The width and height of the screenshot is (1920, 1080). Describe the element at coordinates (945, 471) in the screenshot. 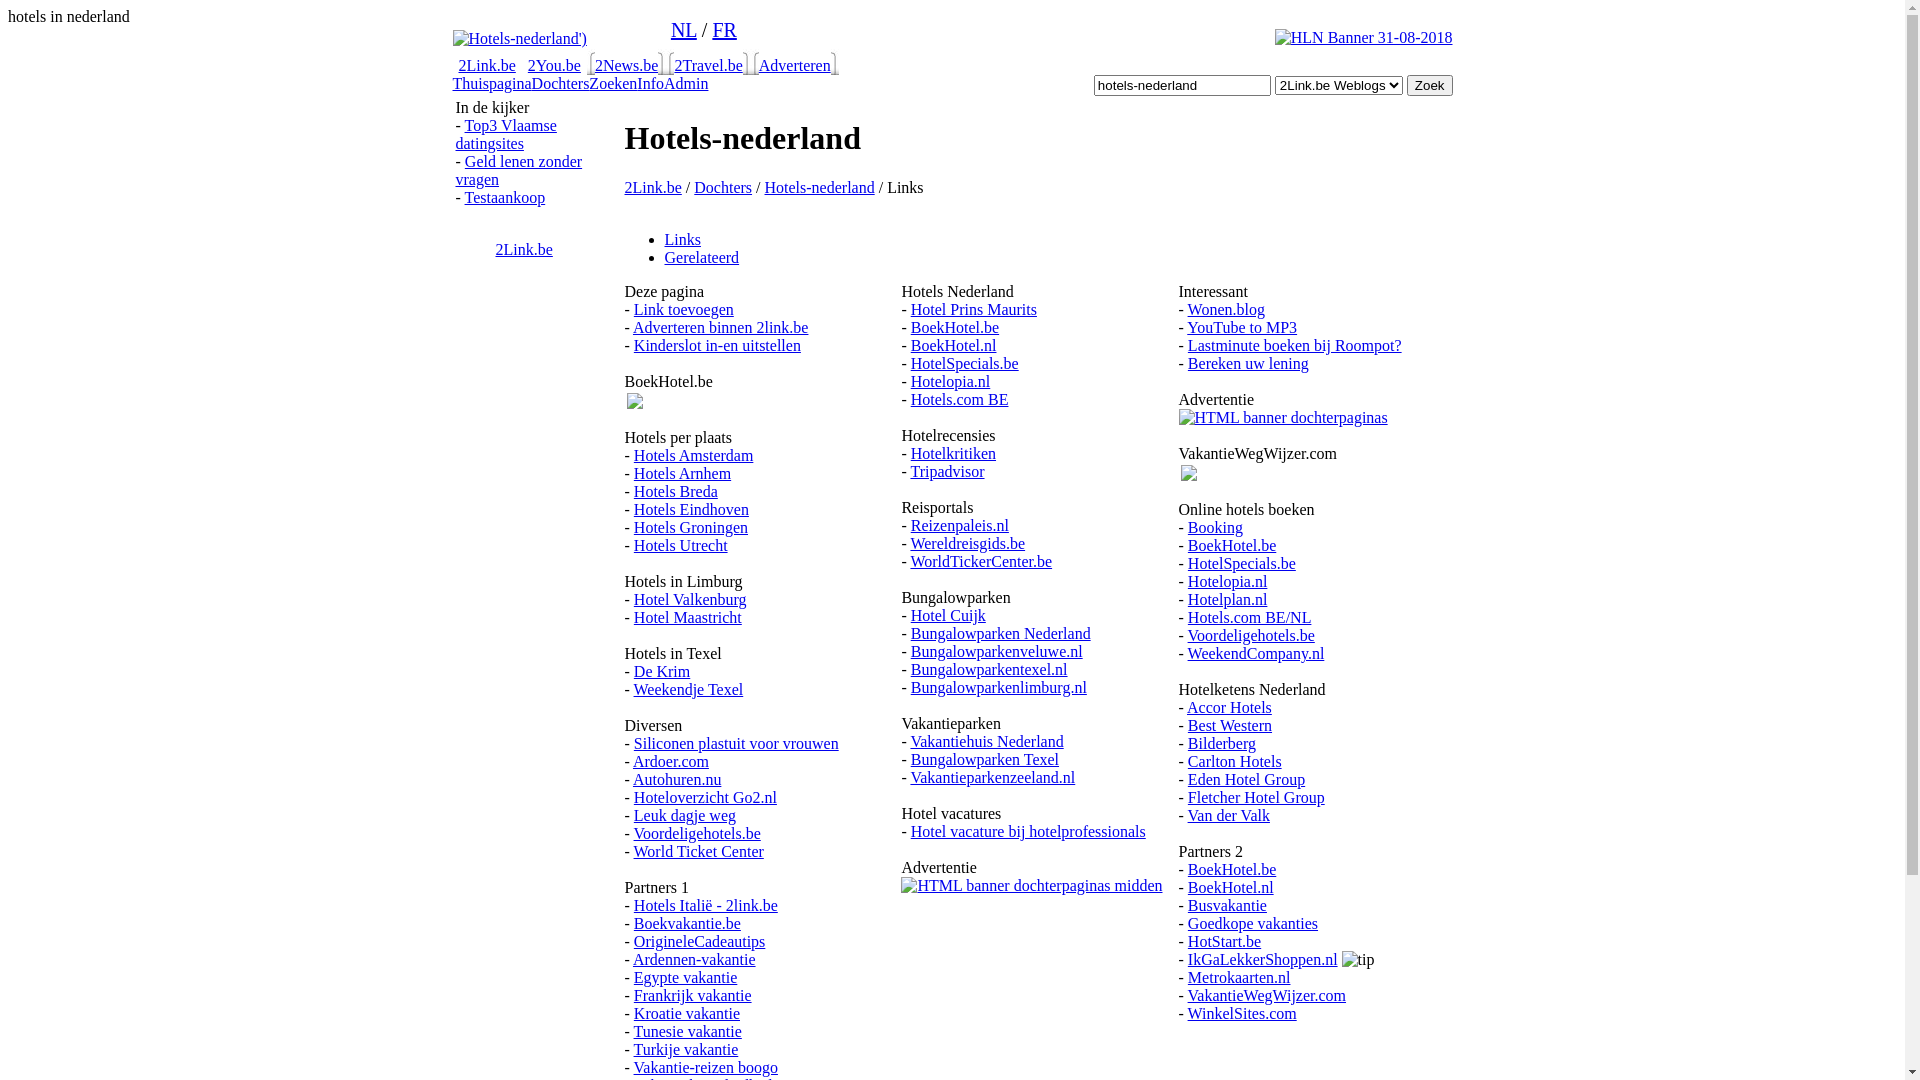

I see `'Tripadvisor'` at that location.